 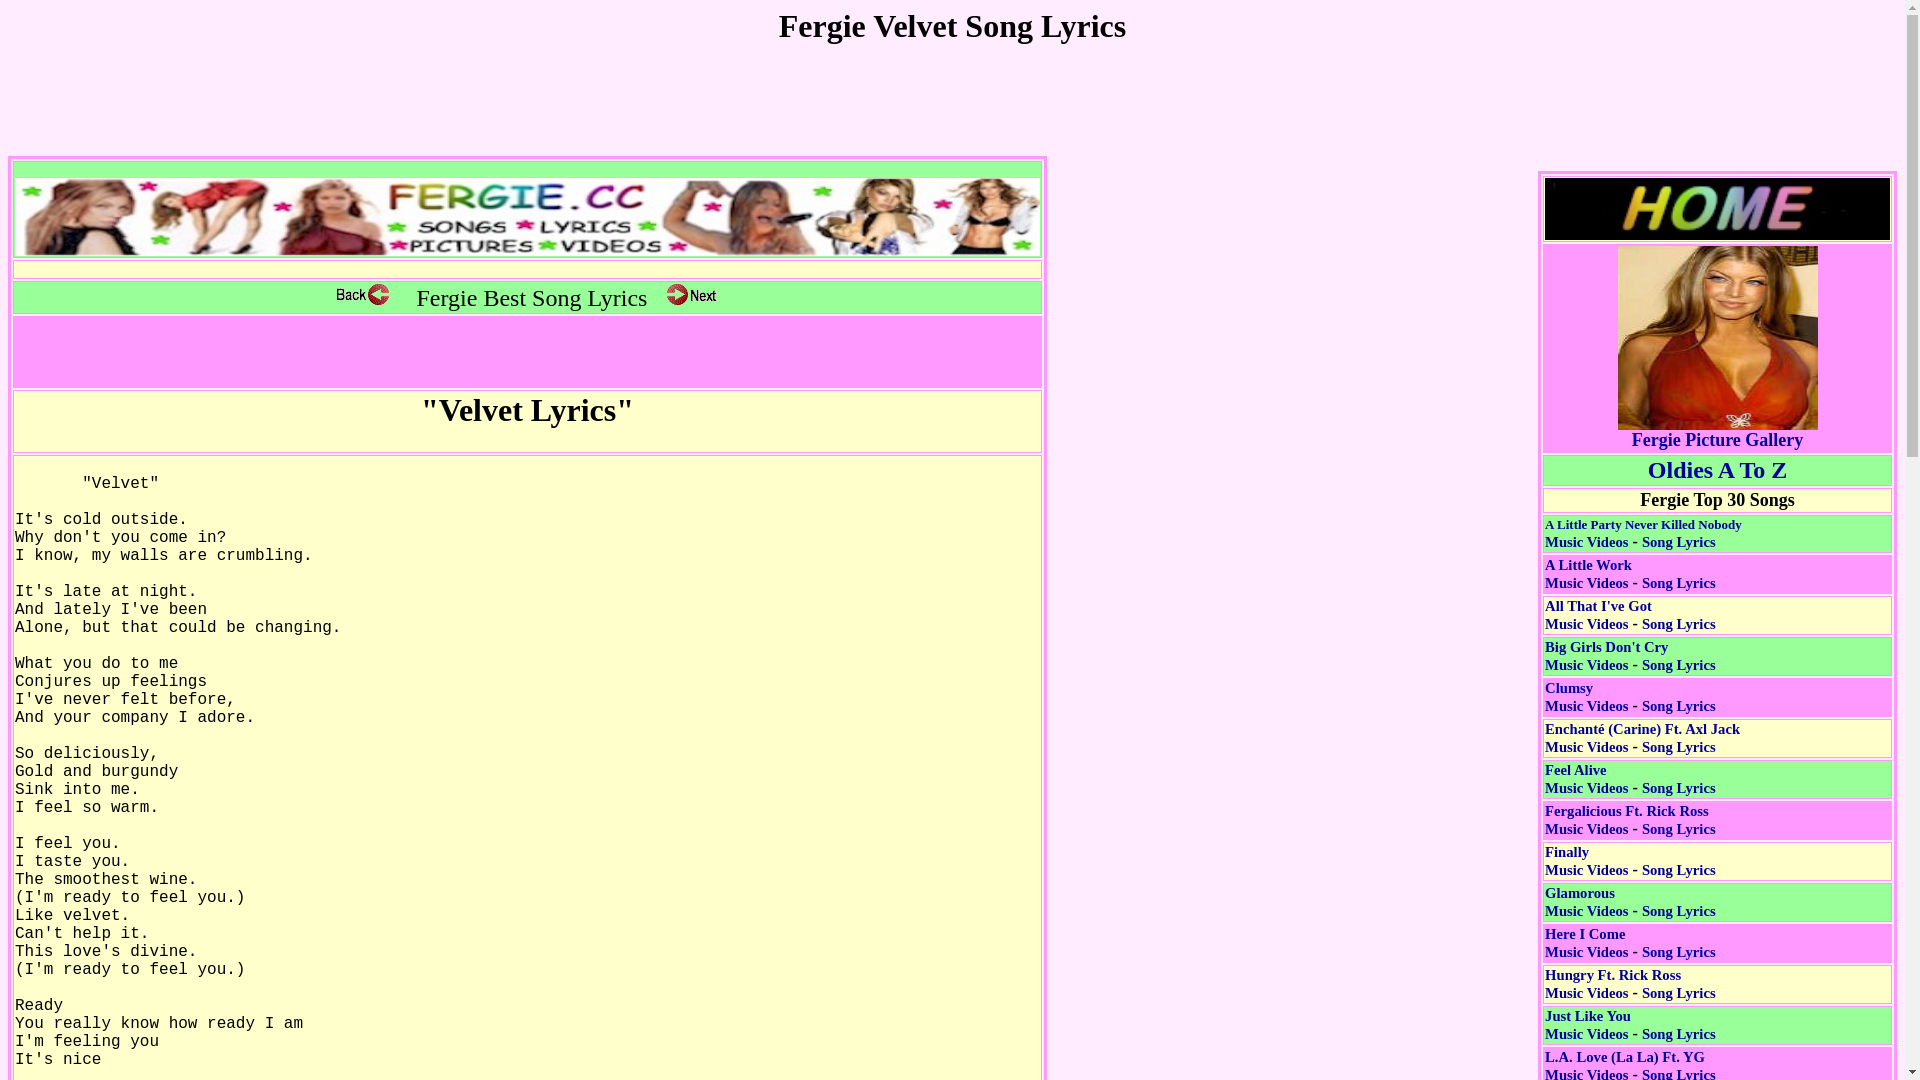 What do you see at coordinates (1679, 582) in the screenshot?
I see `'Song Lyrics'` at bounding box center [1679, 582].